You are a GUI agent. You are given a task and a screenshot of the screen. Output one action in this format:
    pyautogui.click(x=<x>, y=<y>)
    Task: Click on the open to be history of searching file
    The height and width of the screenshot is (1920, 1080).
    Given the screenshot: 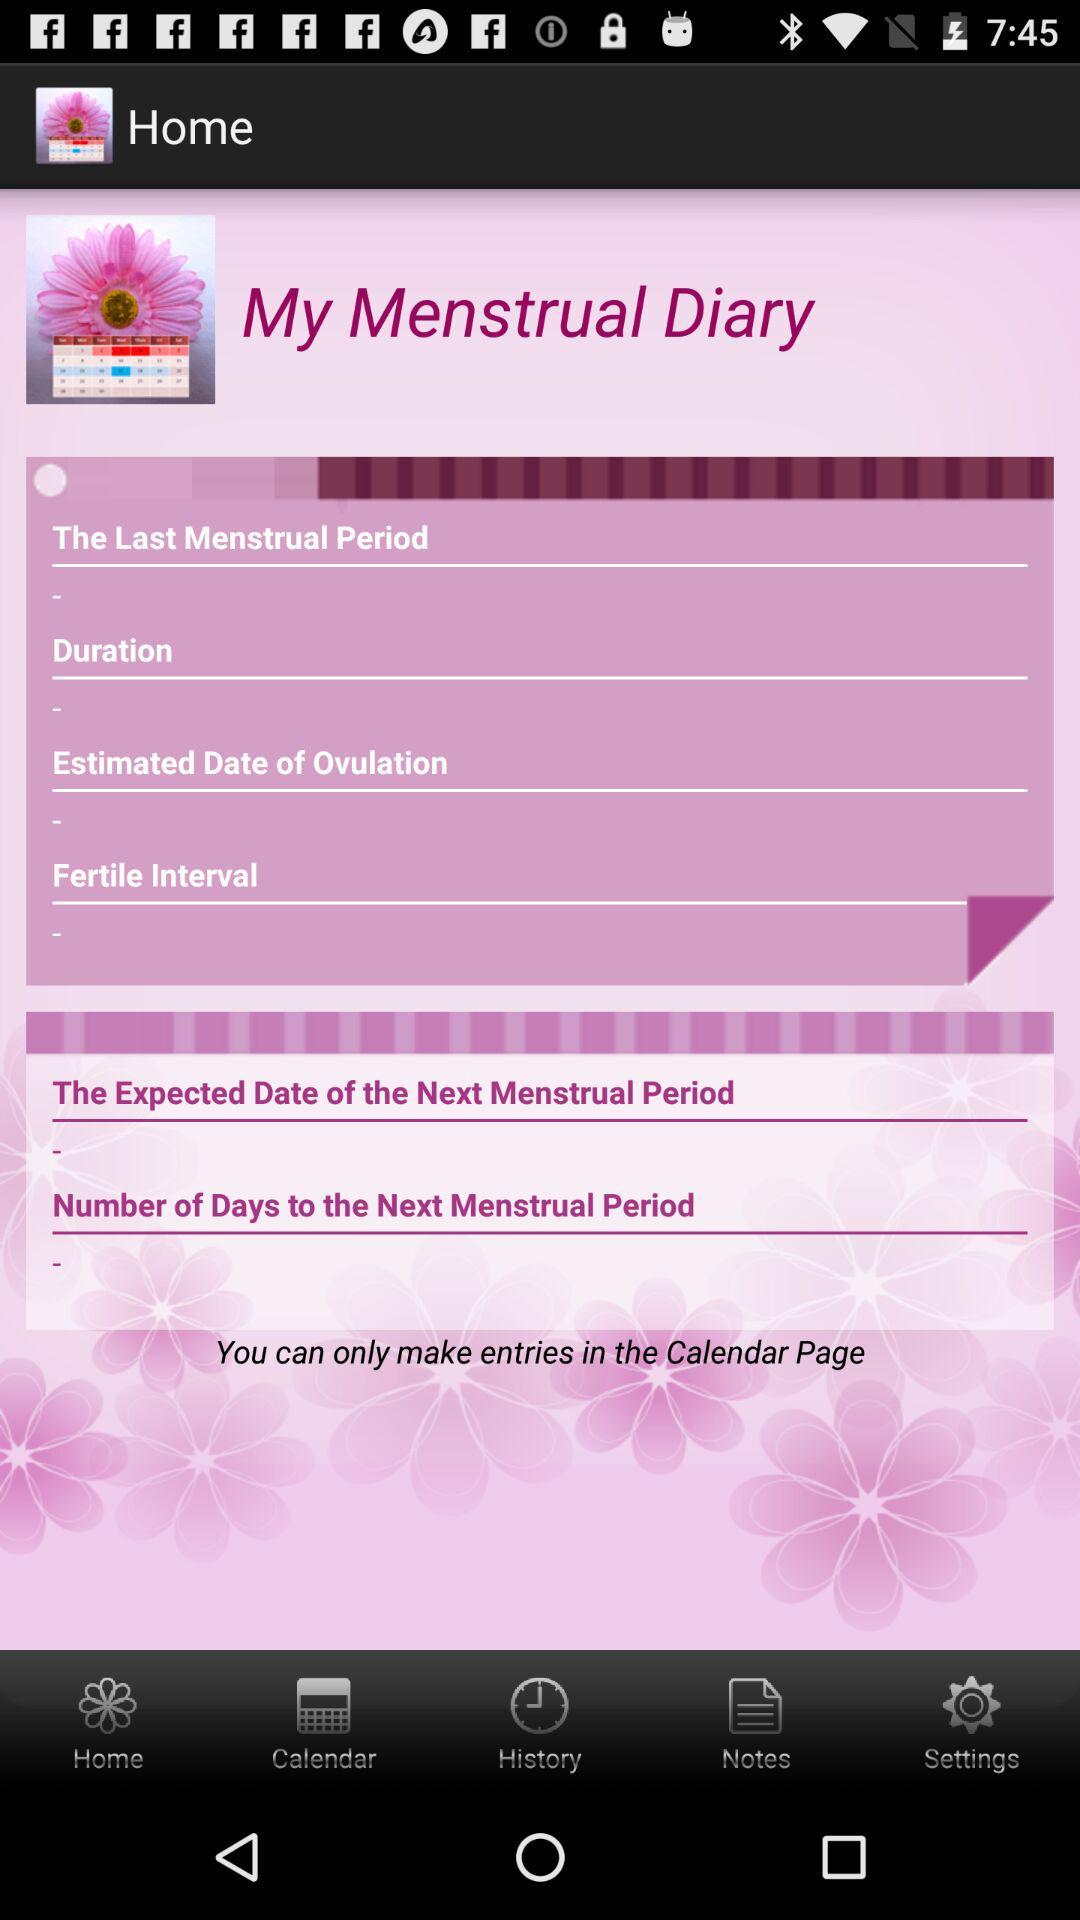 What is the action you would take?
    pyautogui.click(x=540, y=1721)
    